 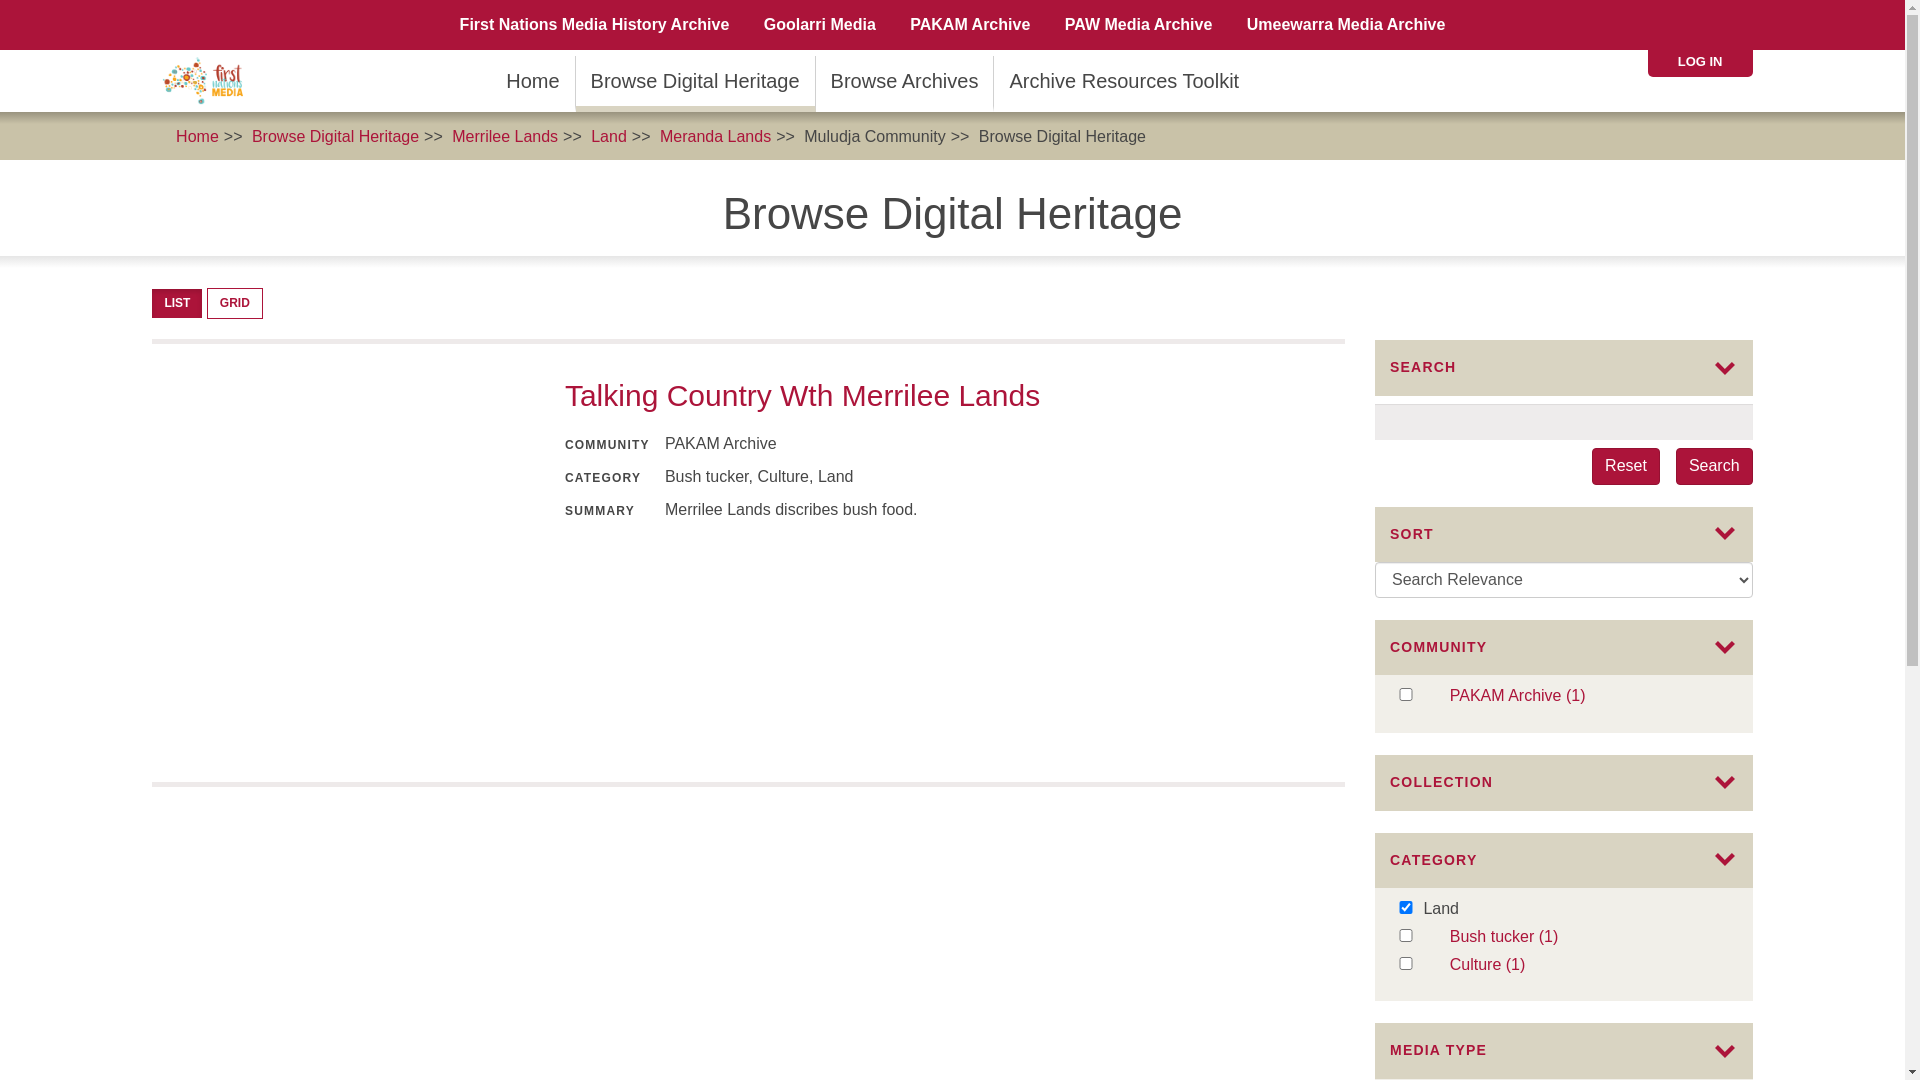 What do you see at coordinates (1563, 647) in the screenshot?
I see `'COMMUNITY'` at bounding box center [1563, 647].